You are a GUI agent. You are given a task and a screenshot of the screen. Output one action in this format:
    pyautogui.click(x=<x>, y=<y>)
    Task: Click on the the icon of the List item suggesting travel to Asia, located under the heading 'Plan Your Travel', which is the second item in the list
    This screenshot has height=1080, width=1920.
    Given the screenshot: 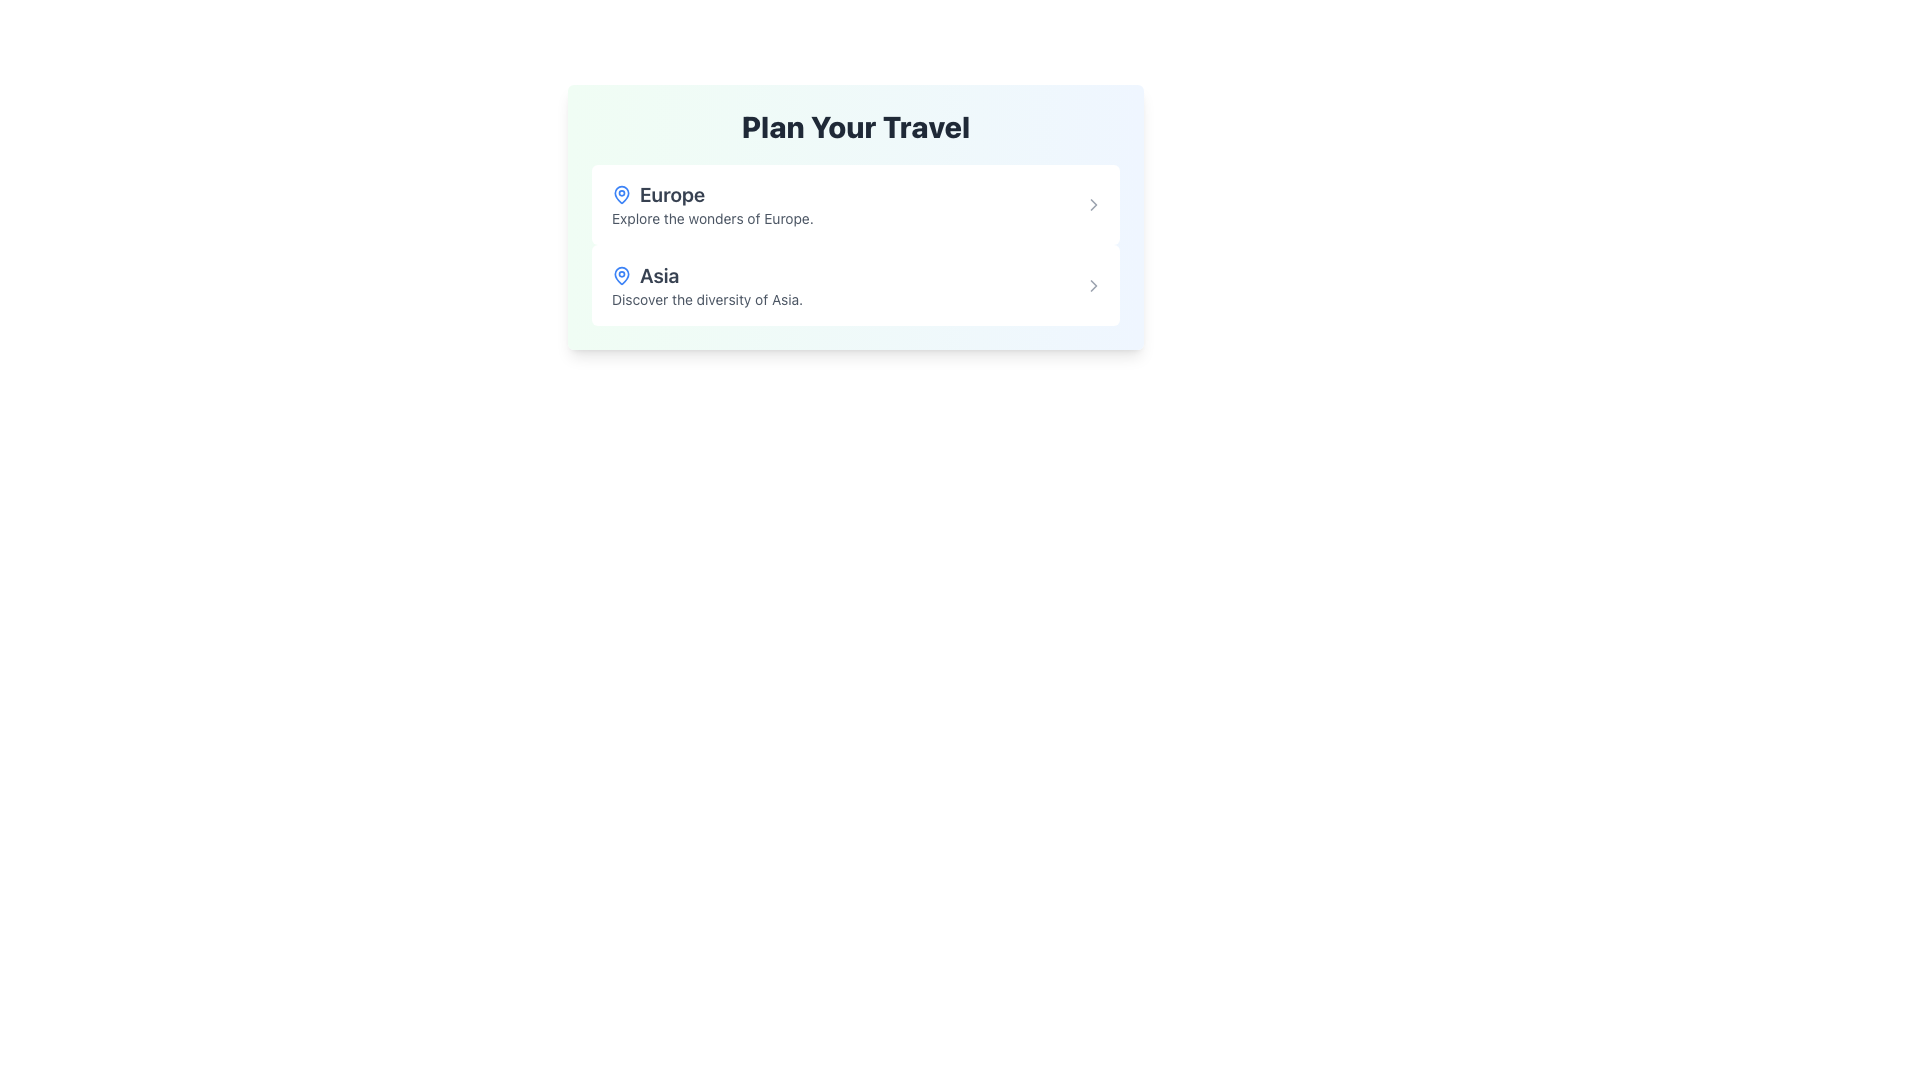 What is the action you would take?
    pyautogui.click(x=707, y=285)
    